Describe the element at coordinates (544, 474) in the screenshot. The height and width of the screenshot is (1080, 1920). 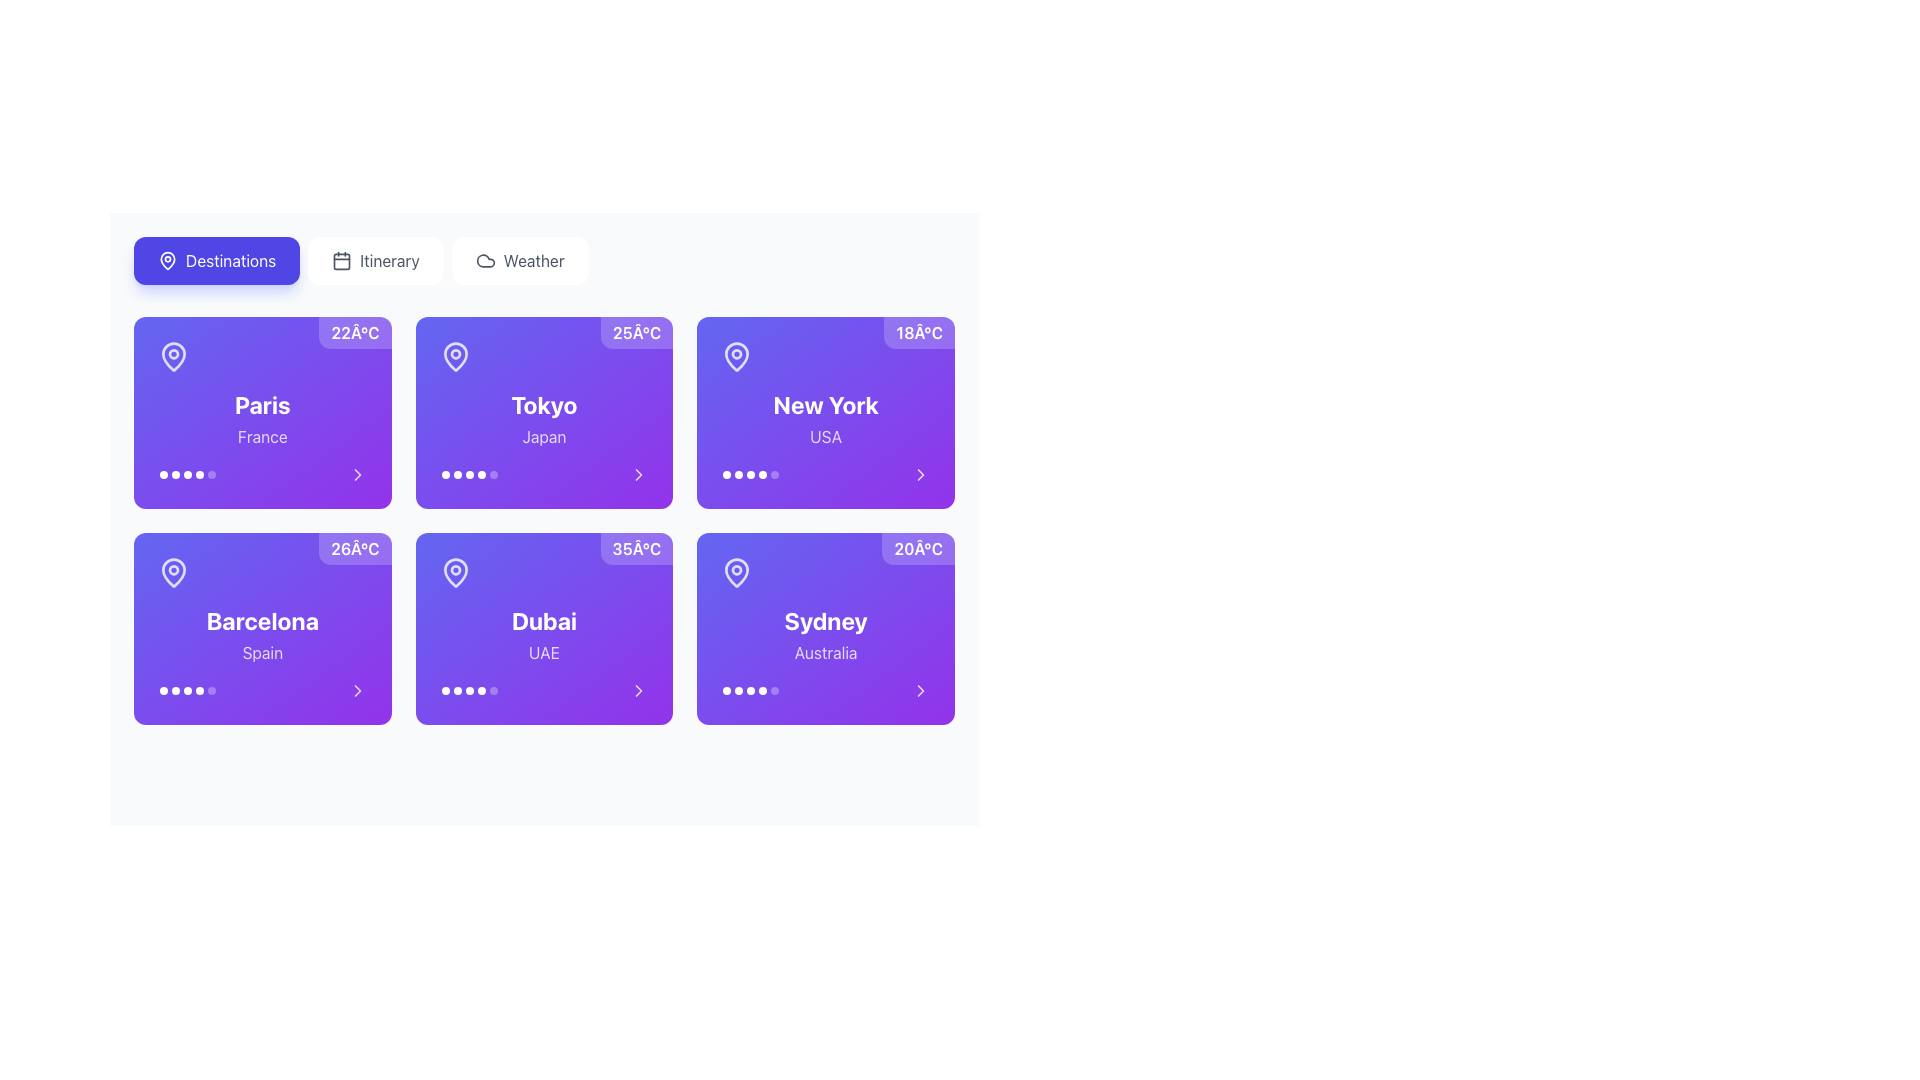
I see `the Pagination control located at the bottom of the card labeled 'Tokyo, Japan'` at that location.